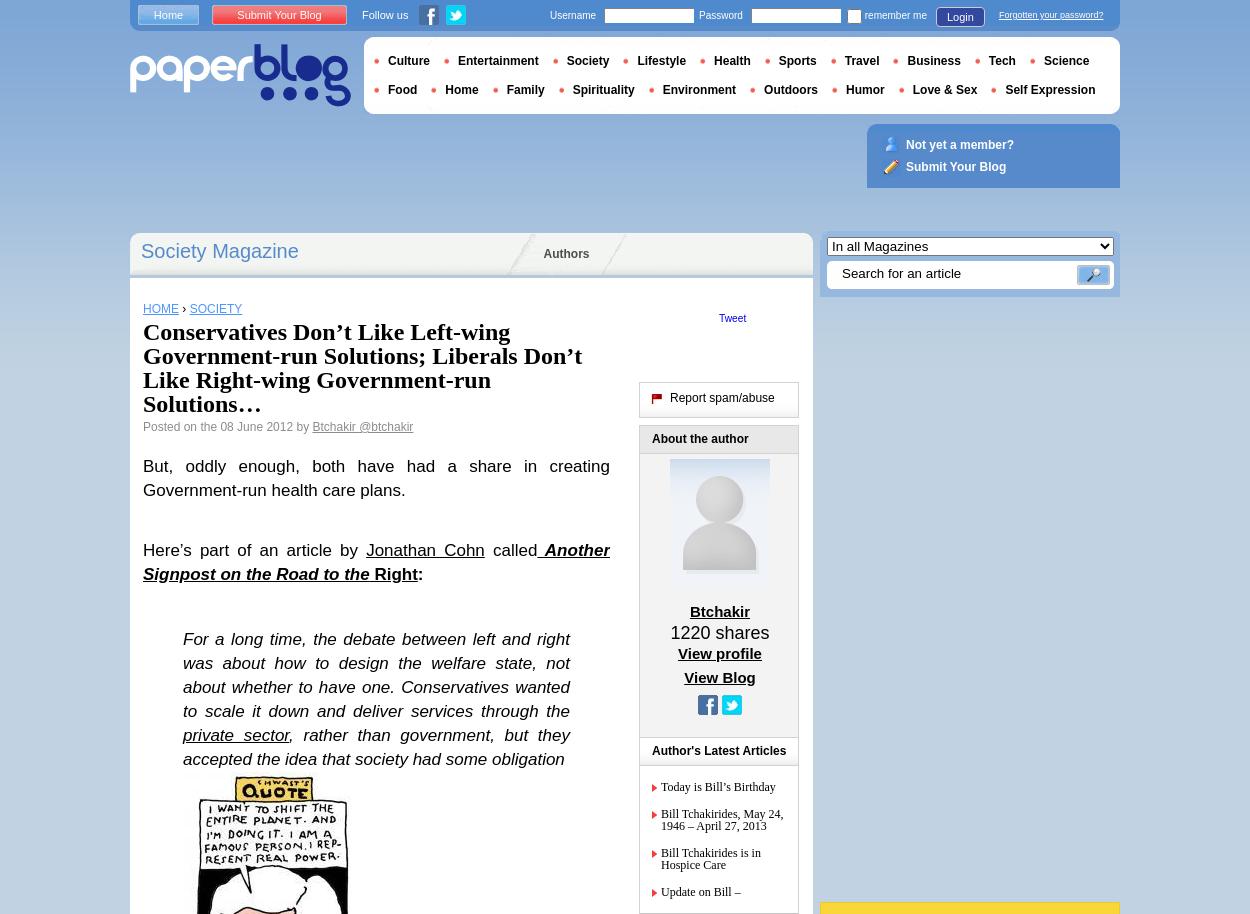  Describe the element at coordinates (699, 890) in the screenshot. I see `'Update on Bill –'` at that location.